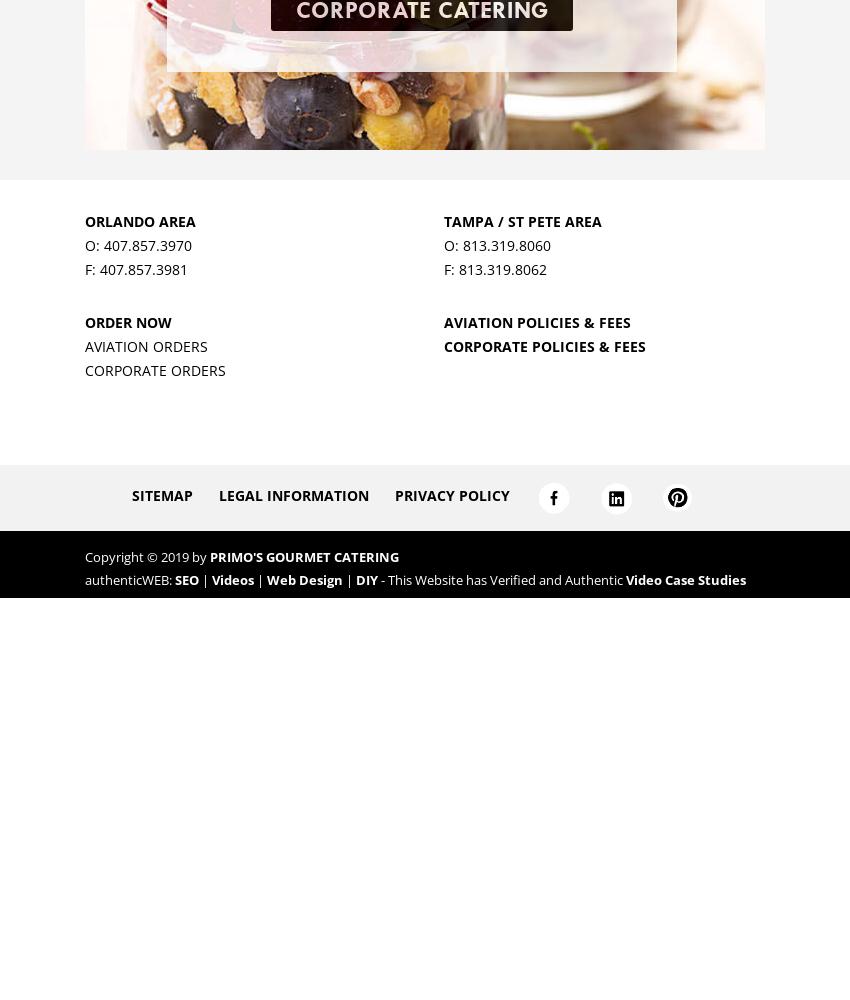  I want to click on 'Video Case Studies', so click(685, 579).